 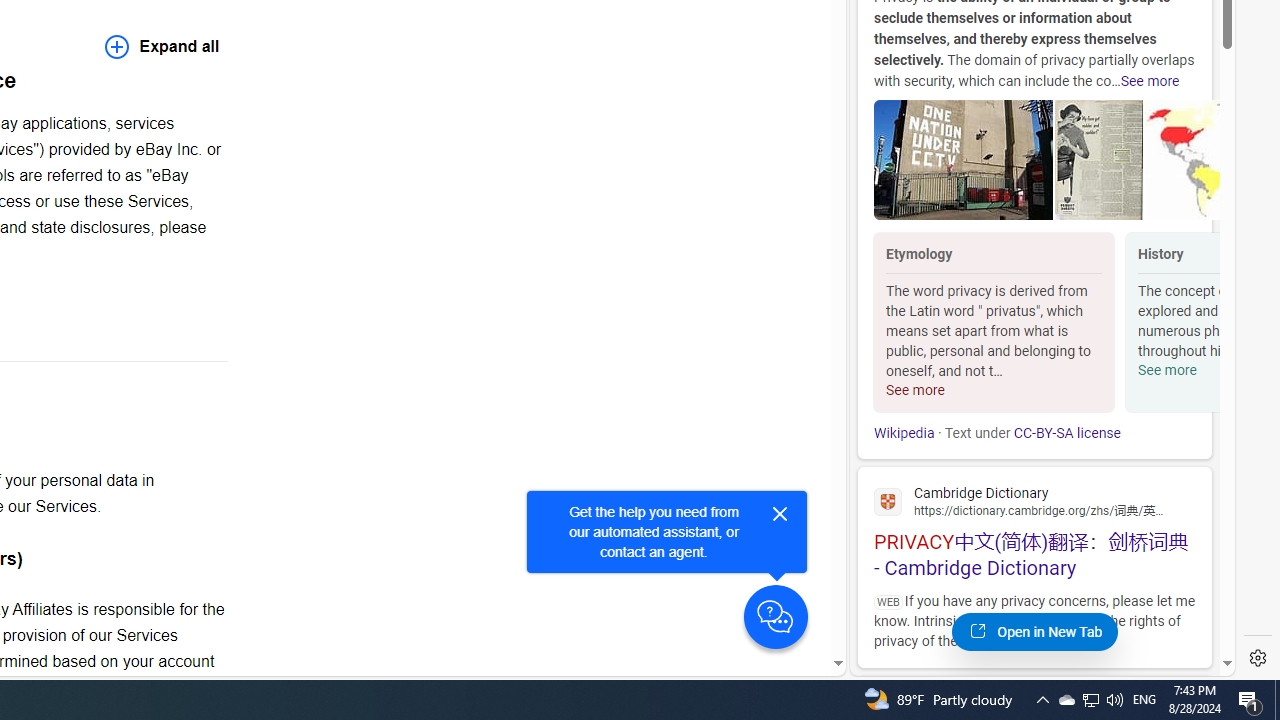 What do you see at coordinates (162, 45) in the screenshot?
I see `'Expand all'` at bounding box center [162, 45].